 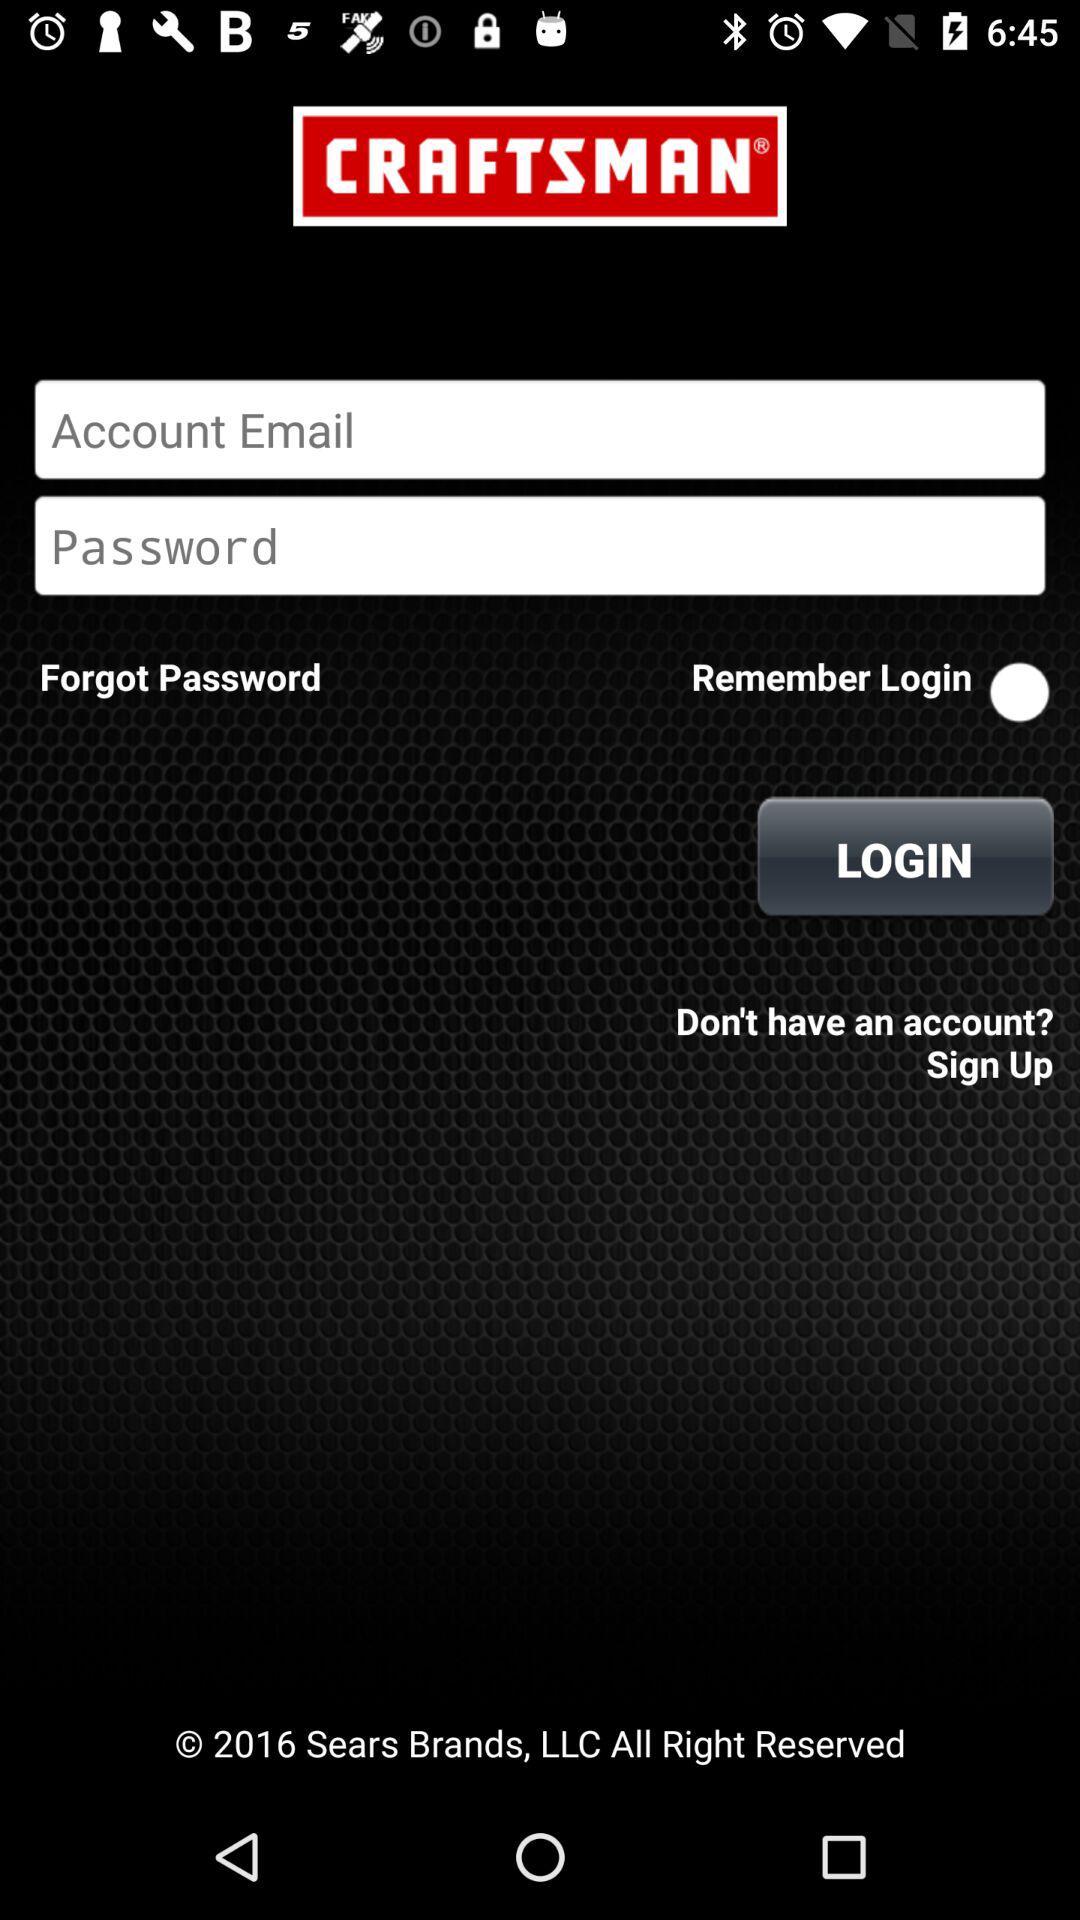 I want to click on forgot password icon, so click(x=180, y=676).